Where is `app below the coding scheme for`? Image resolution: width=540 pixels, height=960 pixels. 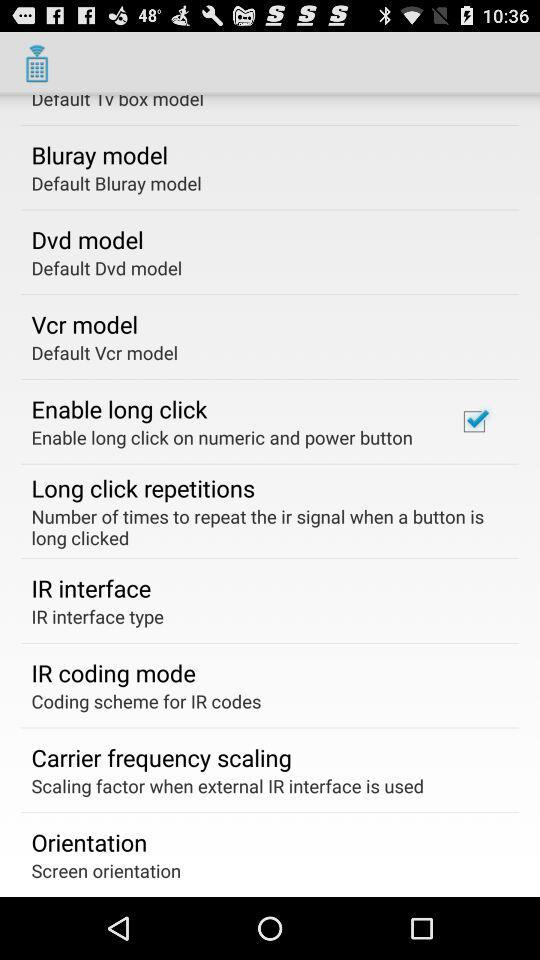
app below the coding scheme for is located at coordinates (160, 756).